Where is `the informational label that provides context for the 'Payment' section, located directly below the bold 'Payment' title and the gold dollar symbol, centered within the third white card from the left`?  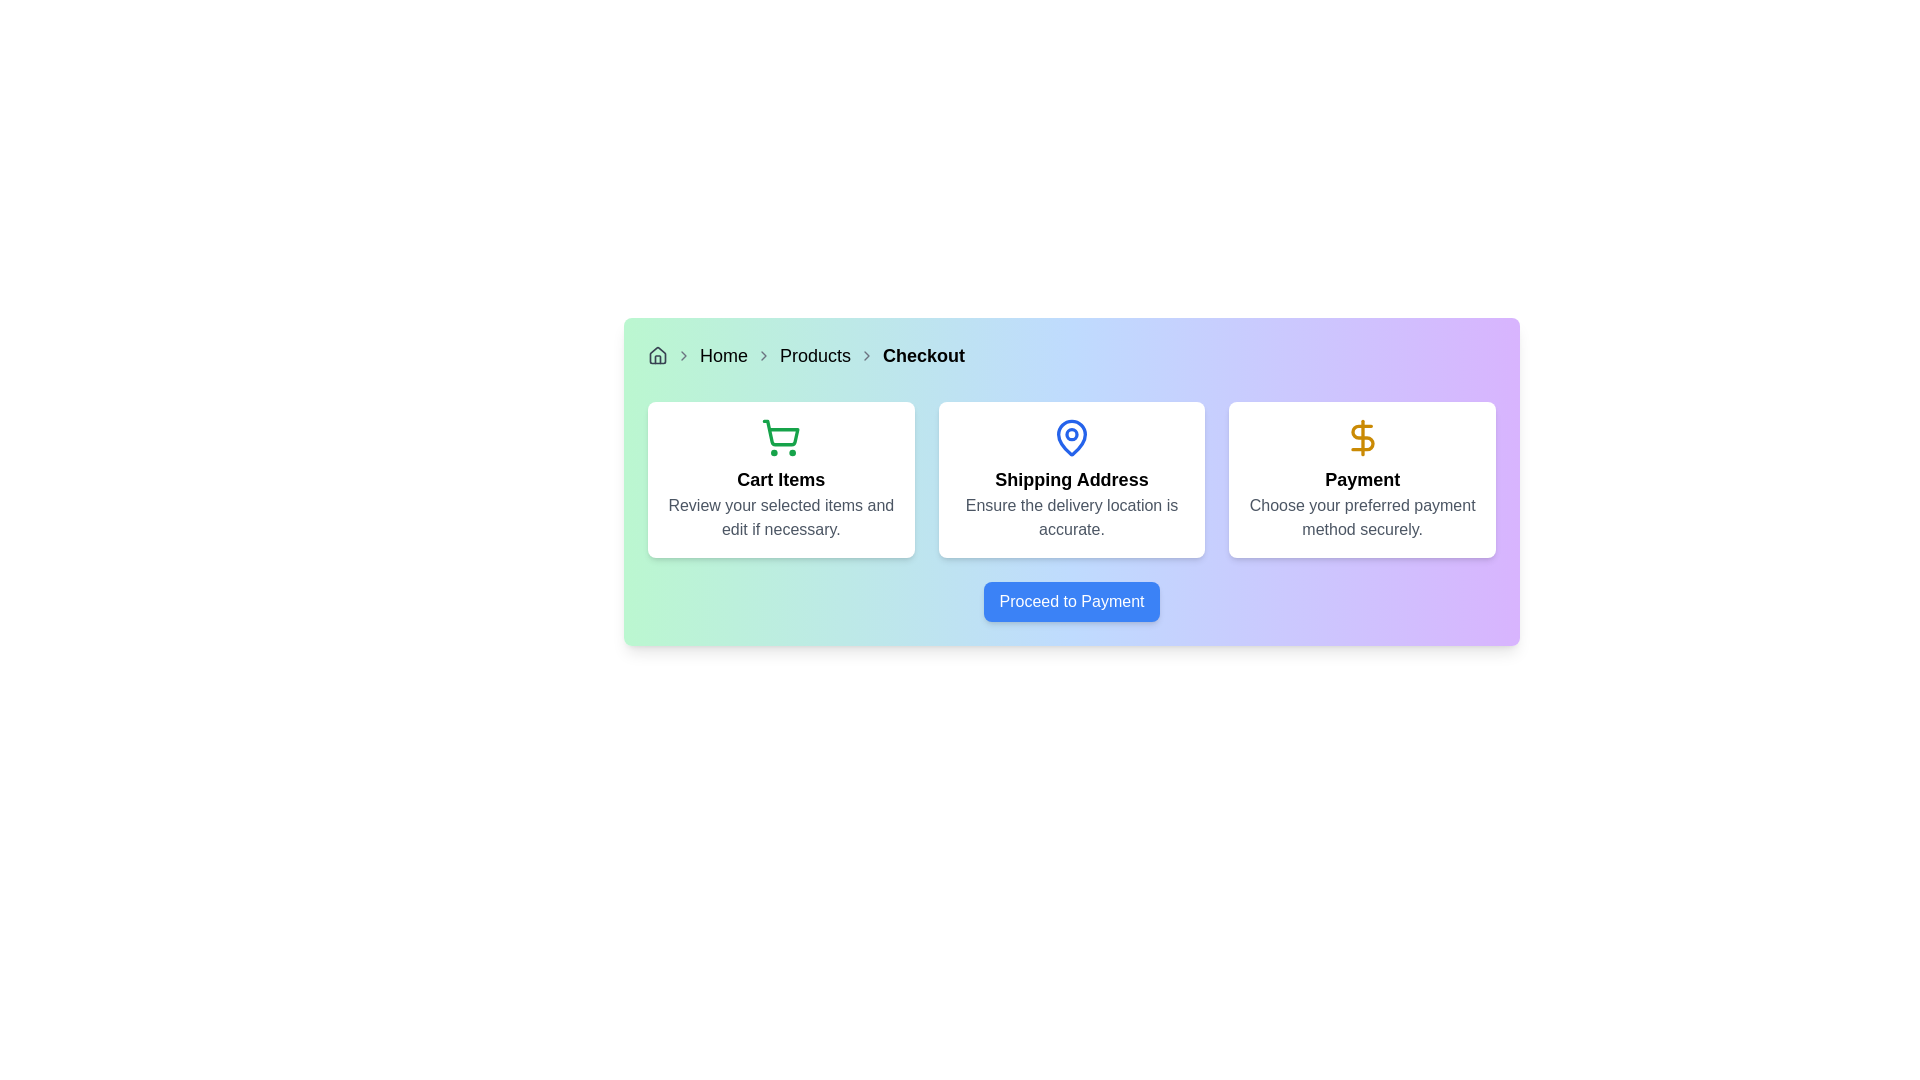
the informational label that provides context for the 'Payment' section, located directly below the bold 'Payment' title and the gold dollar symbol, centered within the third white card from the left is located at coordinates (1361, 516).